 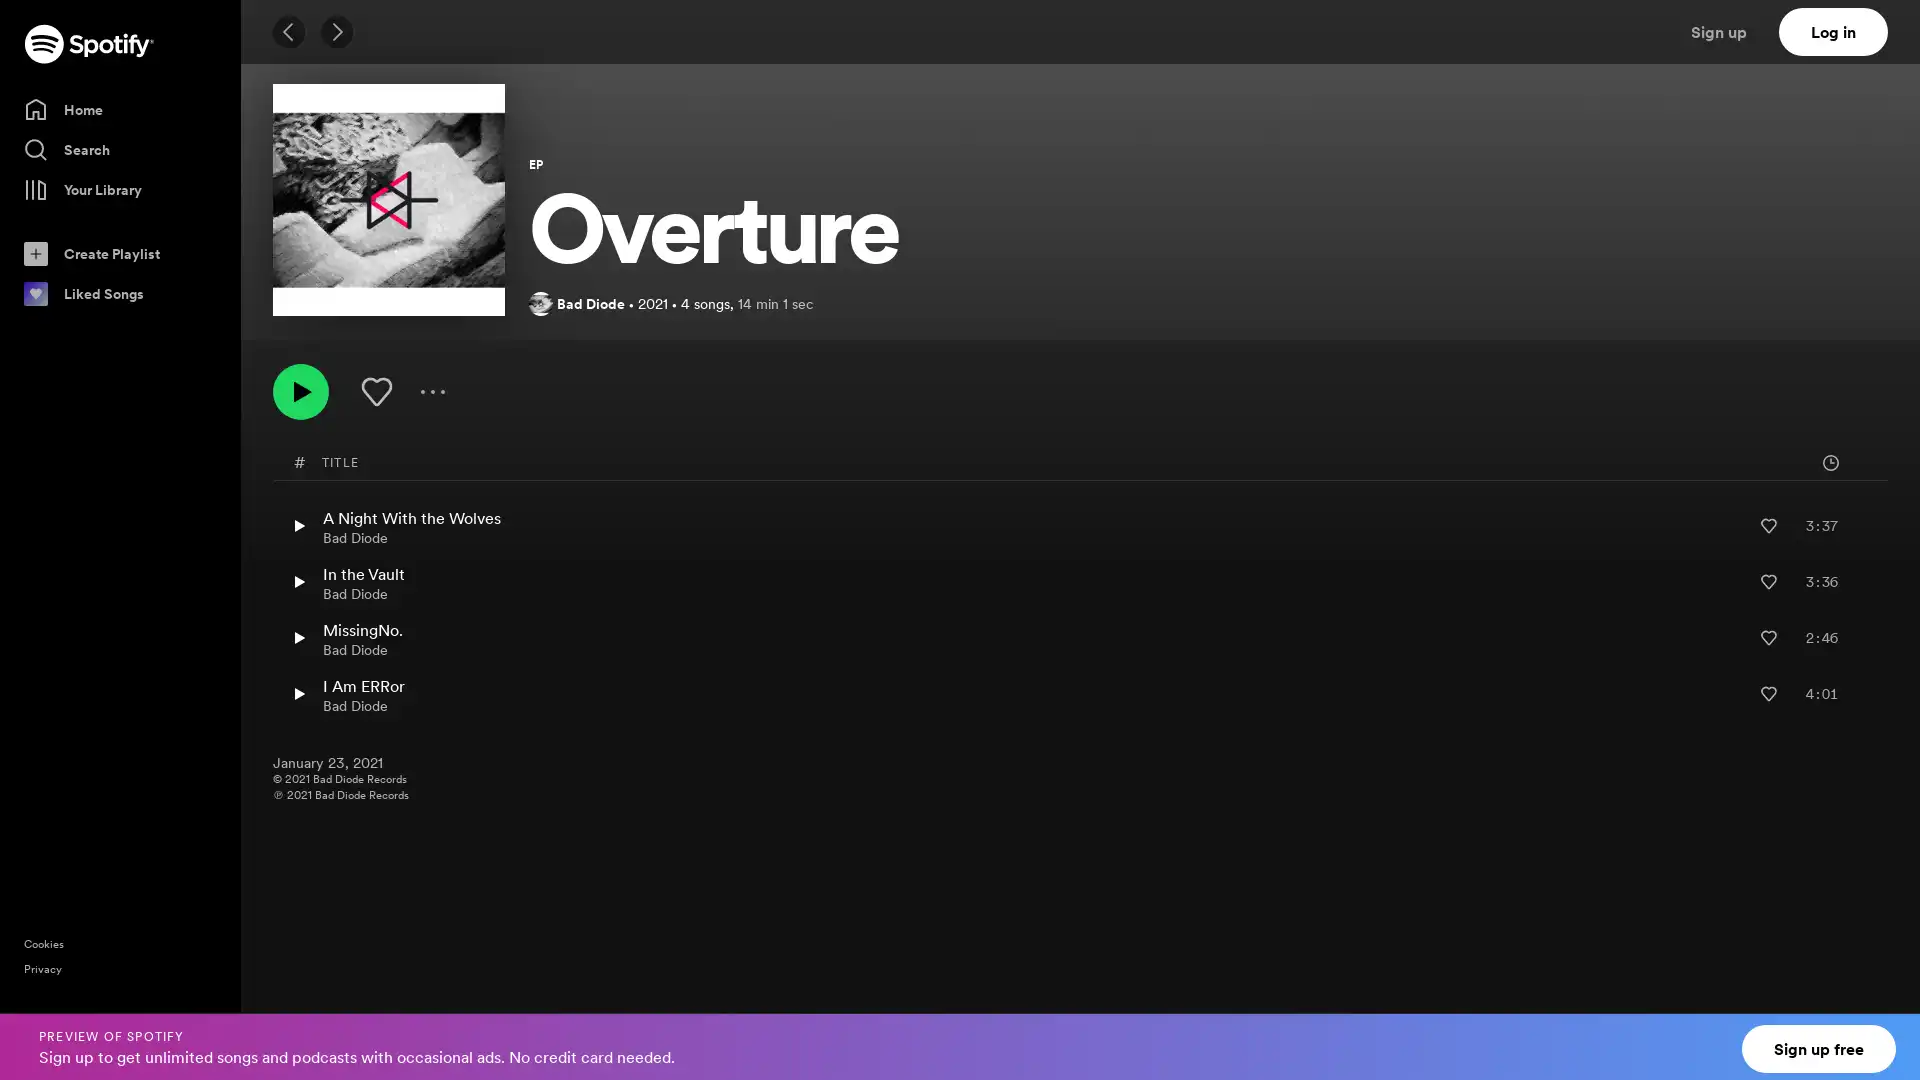 I want to click on Play A Night With the Wolves by Bad Diode, so click(x=297, y=524).